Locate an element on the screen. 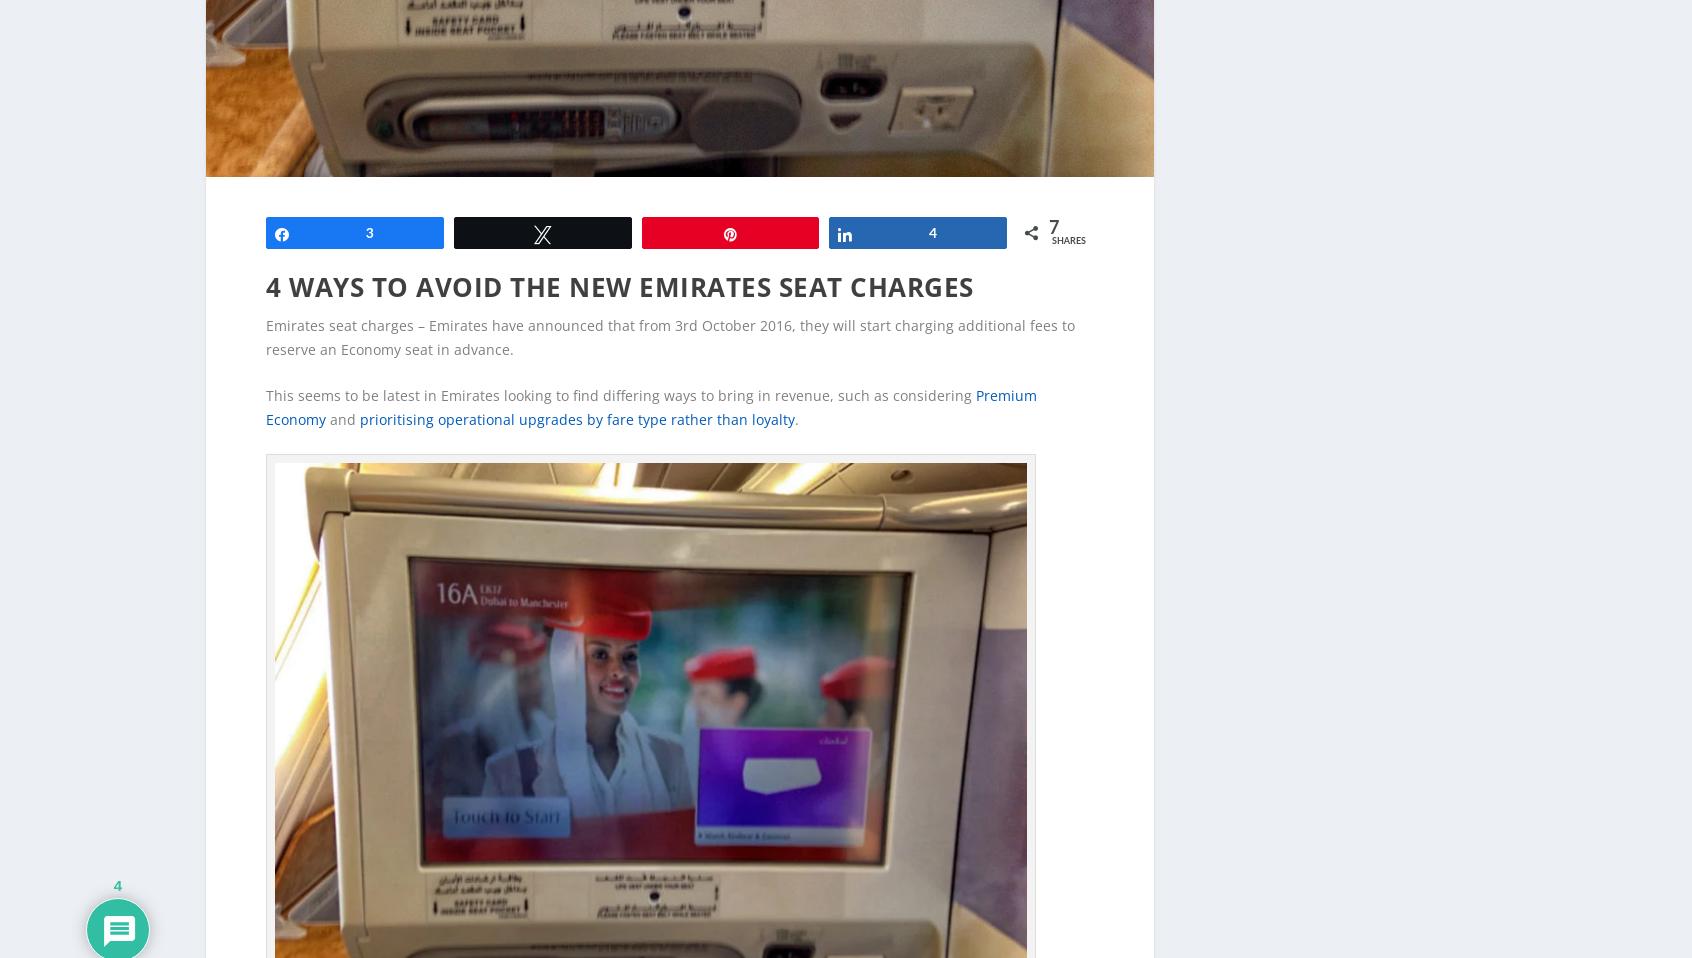 The width and height of the screenshot is (1692, 958). 'Premium Economy' is located at coordinates (651, 374).